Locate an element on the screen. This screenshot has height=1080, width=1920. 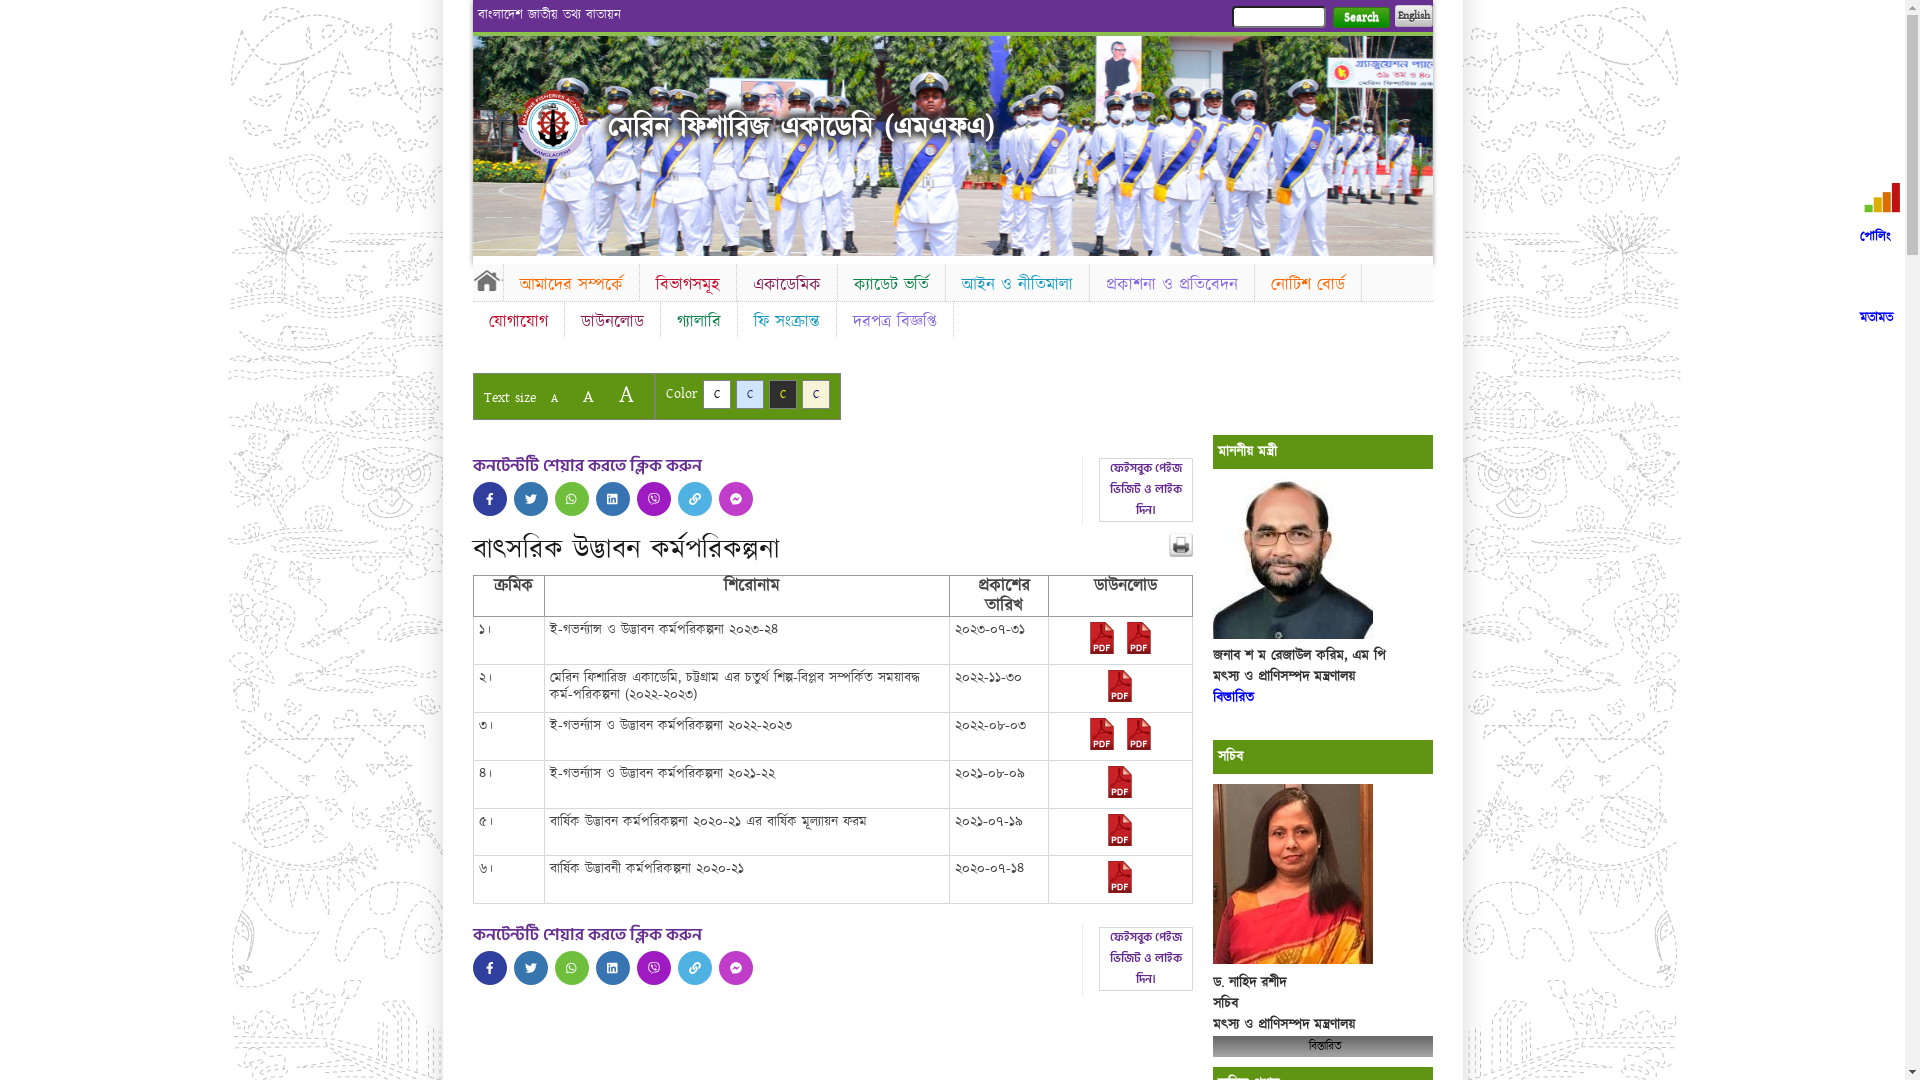
'C' is located at coordinates (748, 394).